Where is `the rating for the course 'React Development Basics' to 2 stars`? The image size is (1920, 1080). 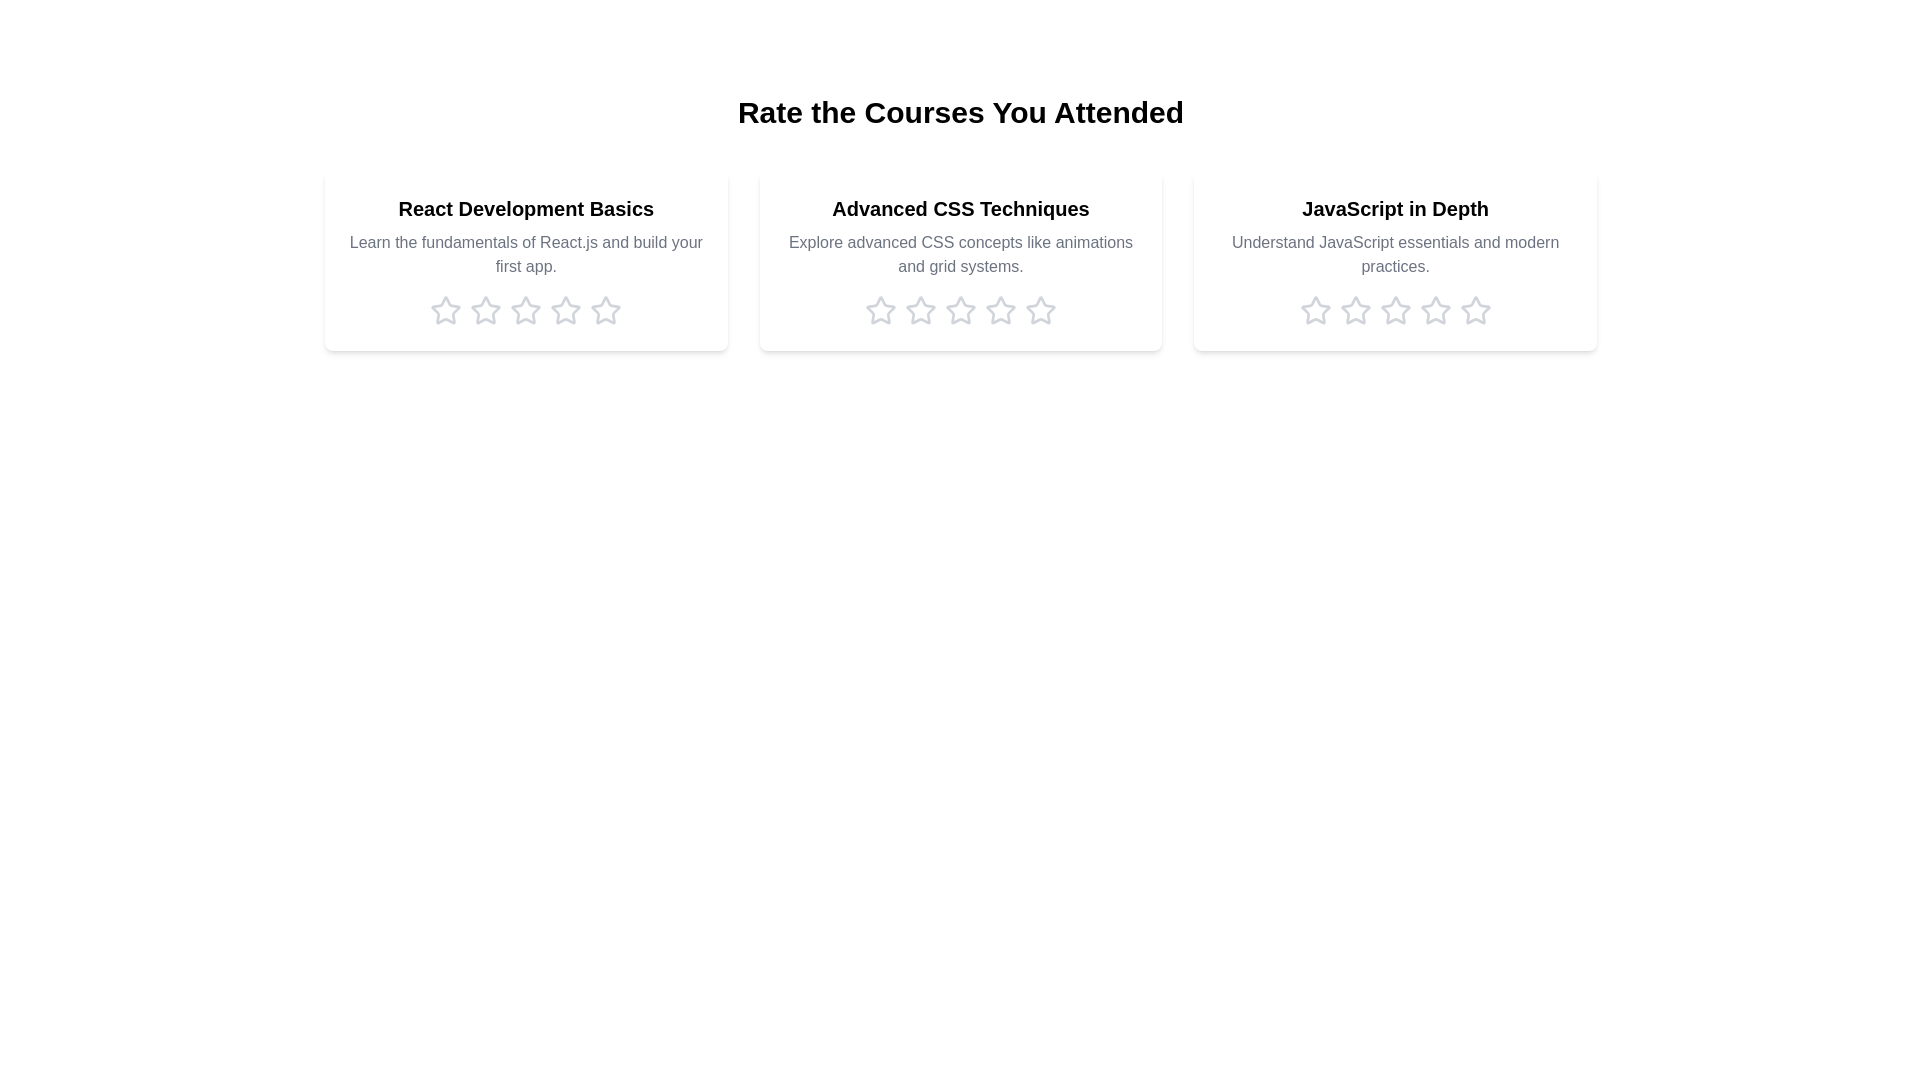
the rating for the course 'React Development Basics' to 2 stars is located at coordinates (486, 311).